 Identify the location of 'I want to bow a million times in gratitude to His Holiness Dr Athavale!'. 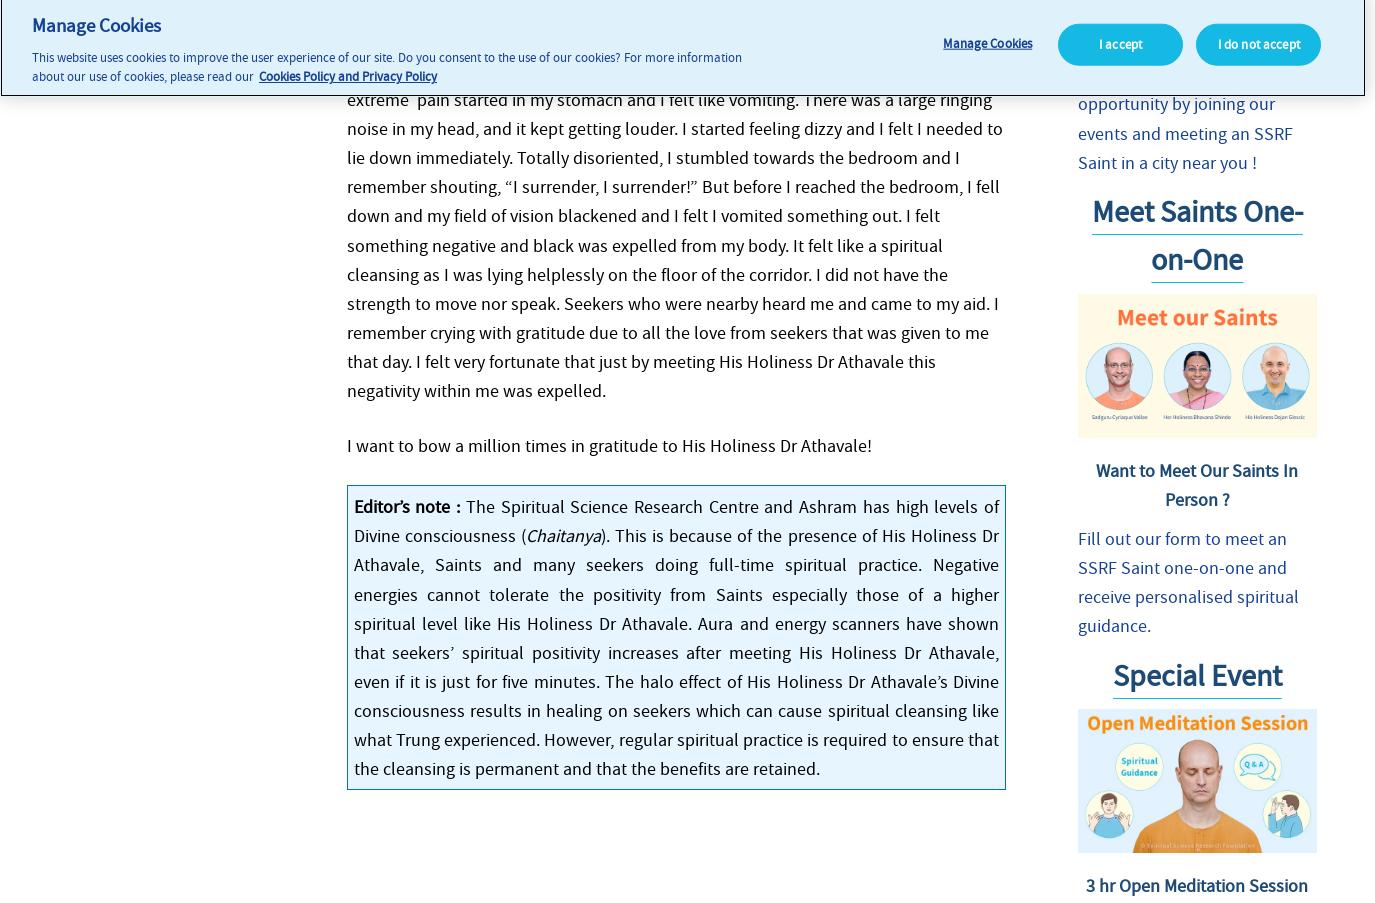
(607, 443).